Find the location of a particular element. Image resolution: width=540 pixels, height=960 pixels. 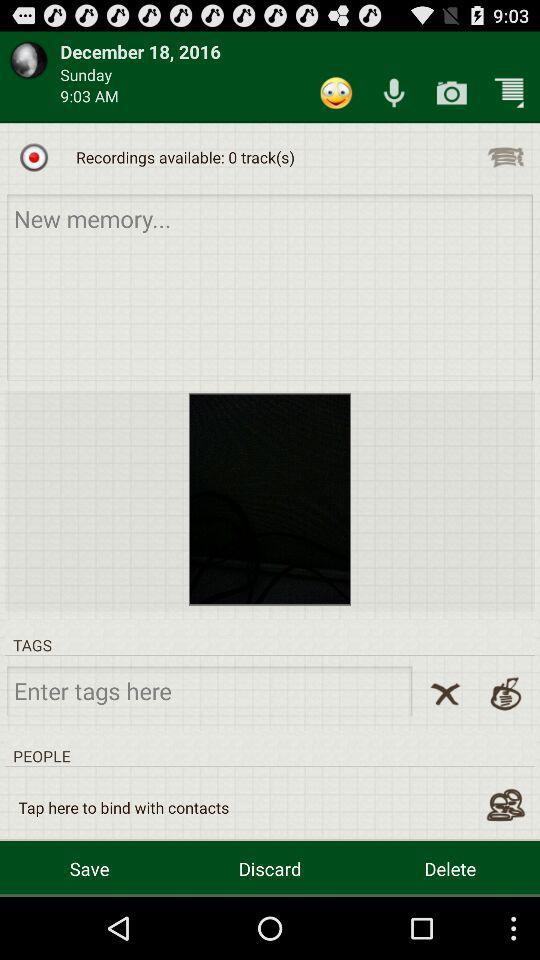

capture audio is located at coordinates (394, 93).